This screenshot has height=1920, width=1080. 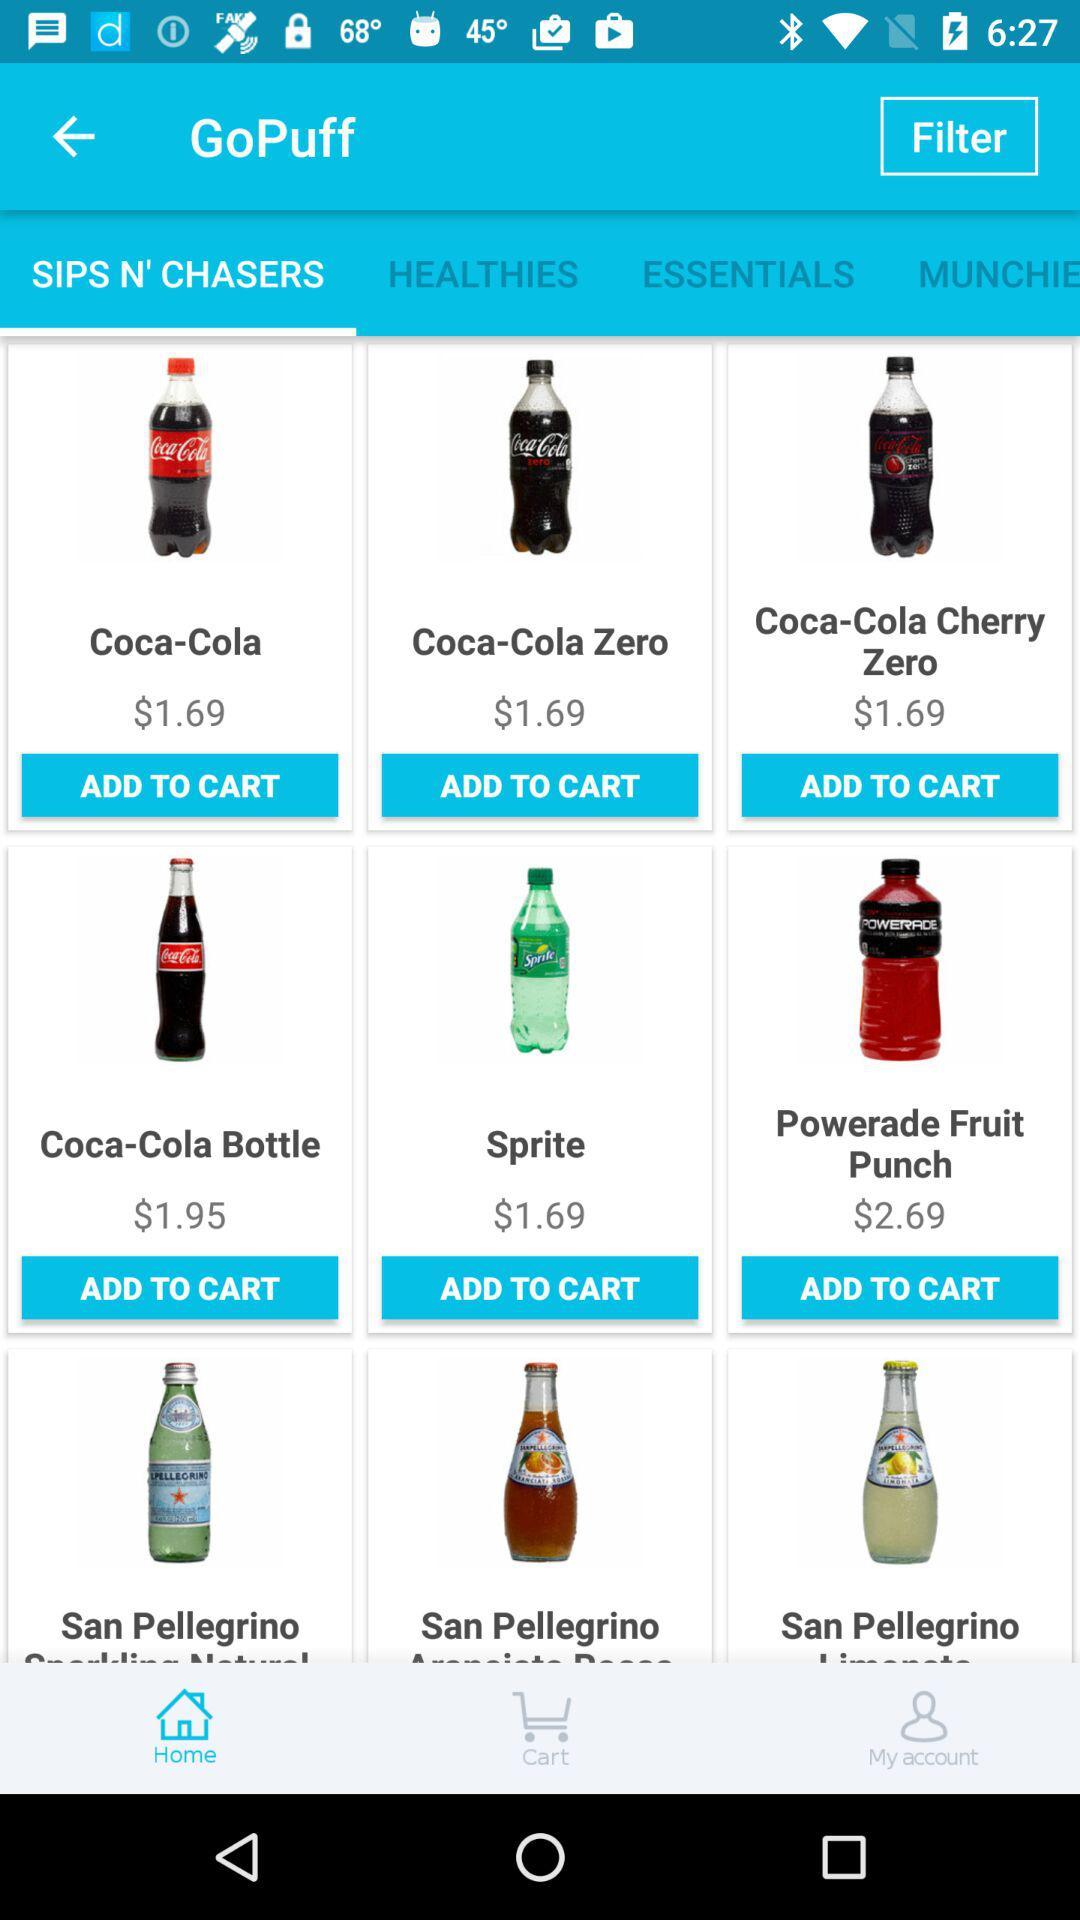 What do you see at coordinates (540, 1727) in the screenshot?
I see `the more icon` at bounding box center [540, 1727].